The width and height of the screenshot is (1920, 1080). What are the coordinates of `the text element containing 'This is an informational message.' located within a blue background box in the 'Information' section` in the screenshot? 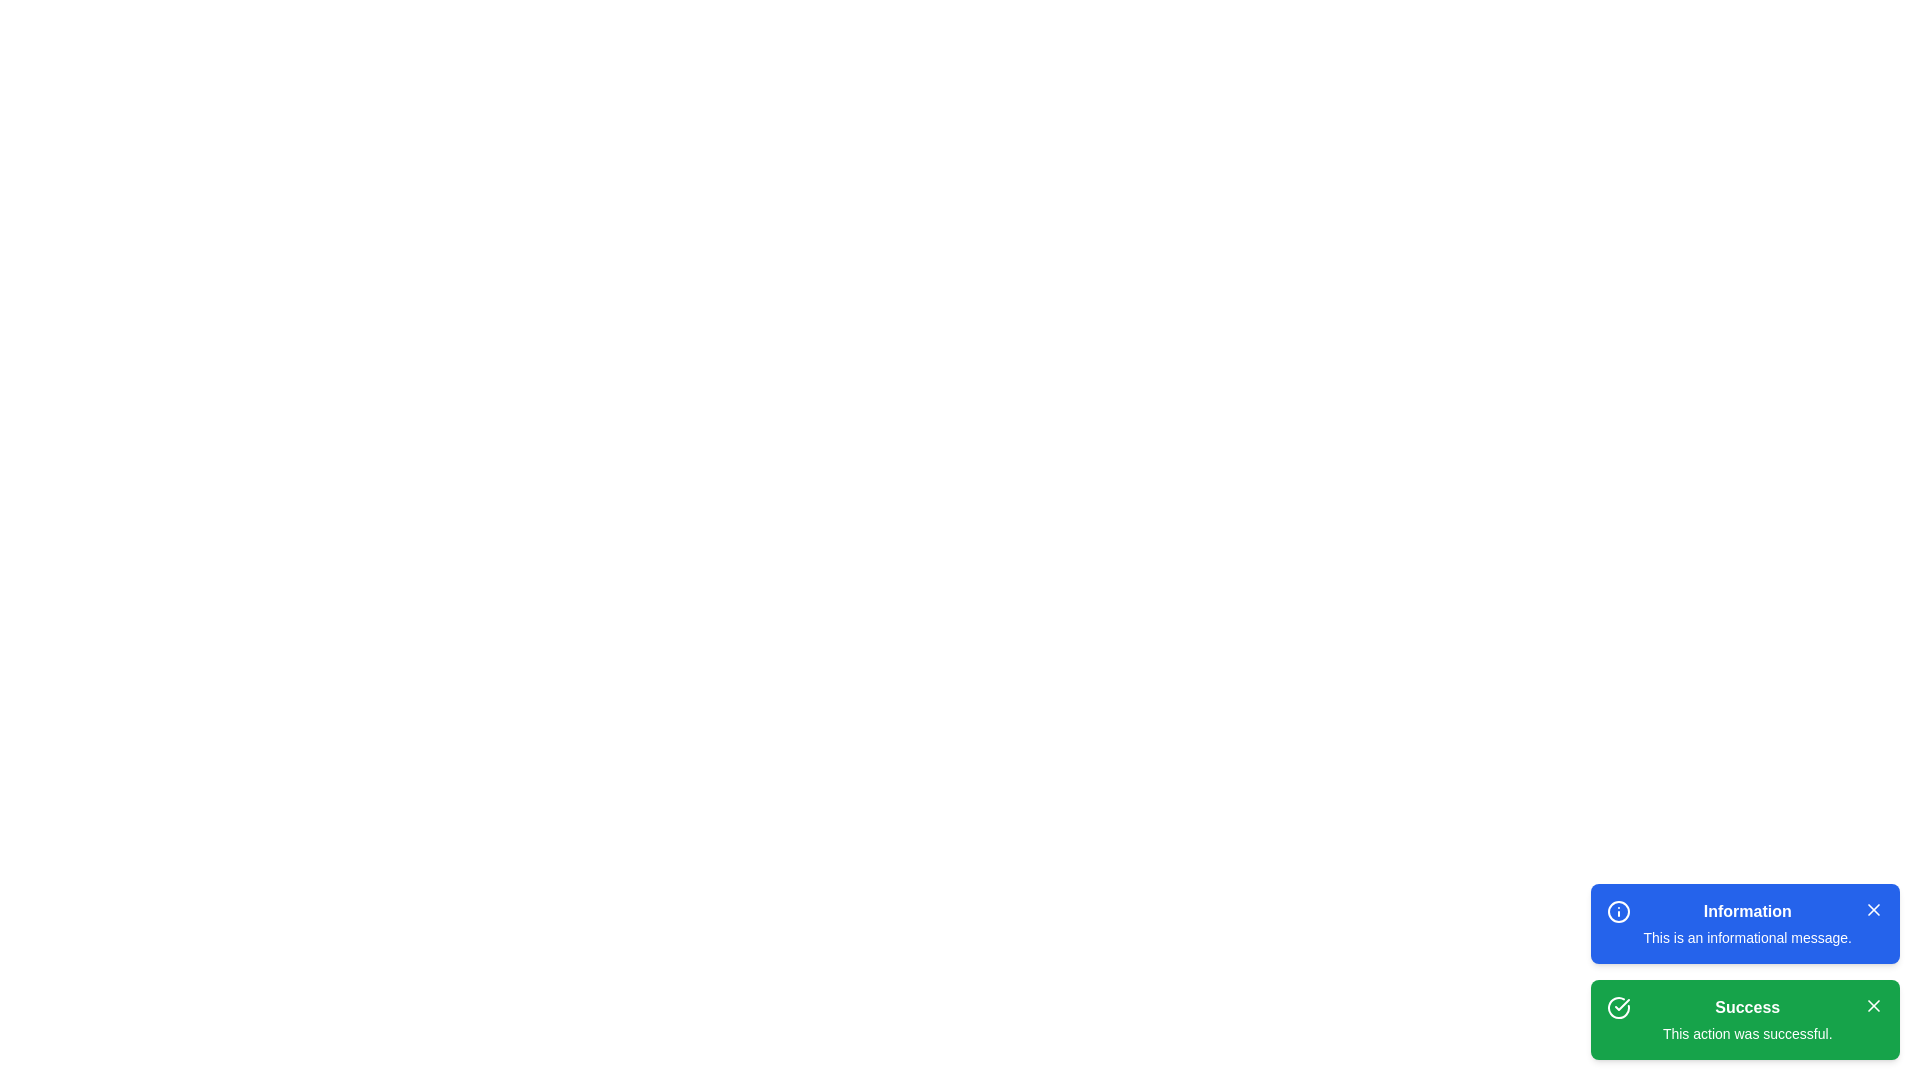 It's located at (1746, 937).